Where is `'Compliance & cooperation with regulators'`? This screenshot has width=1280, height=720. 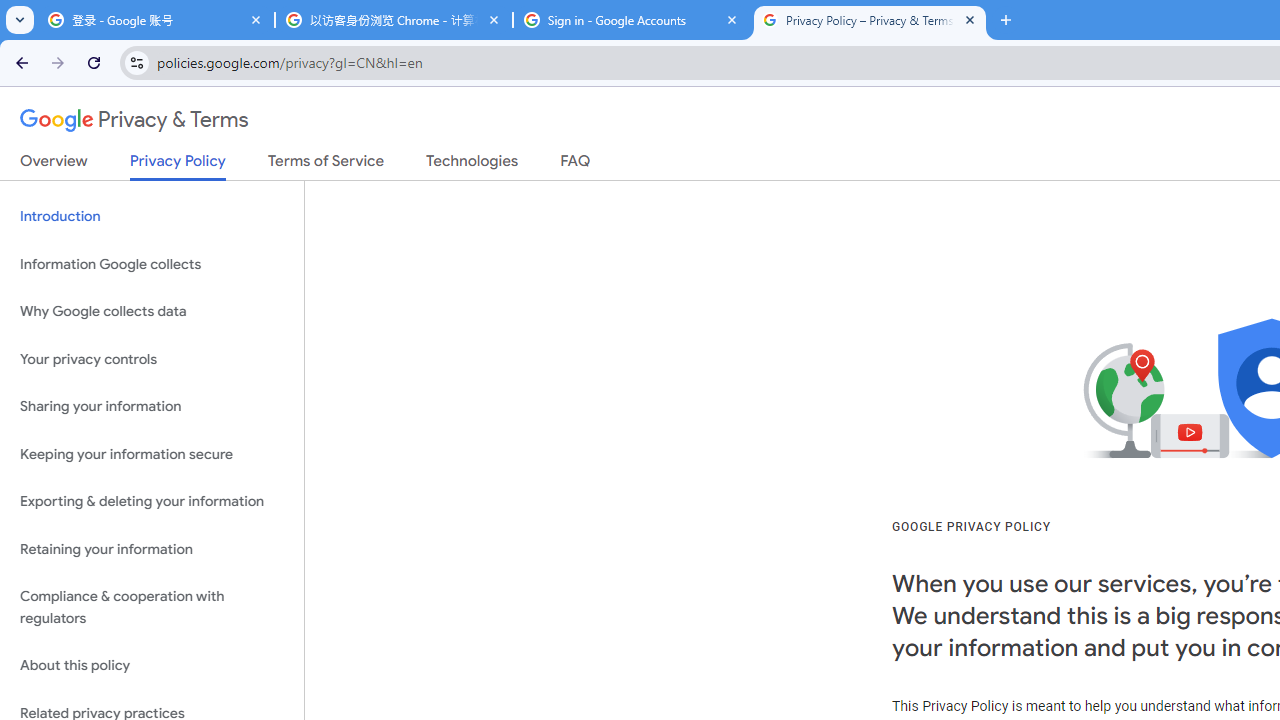
'Compliance & cooperation with regulators' is located at coordinates (151, 607).